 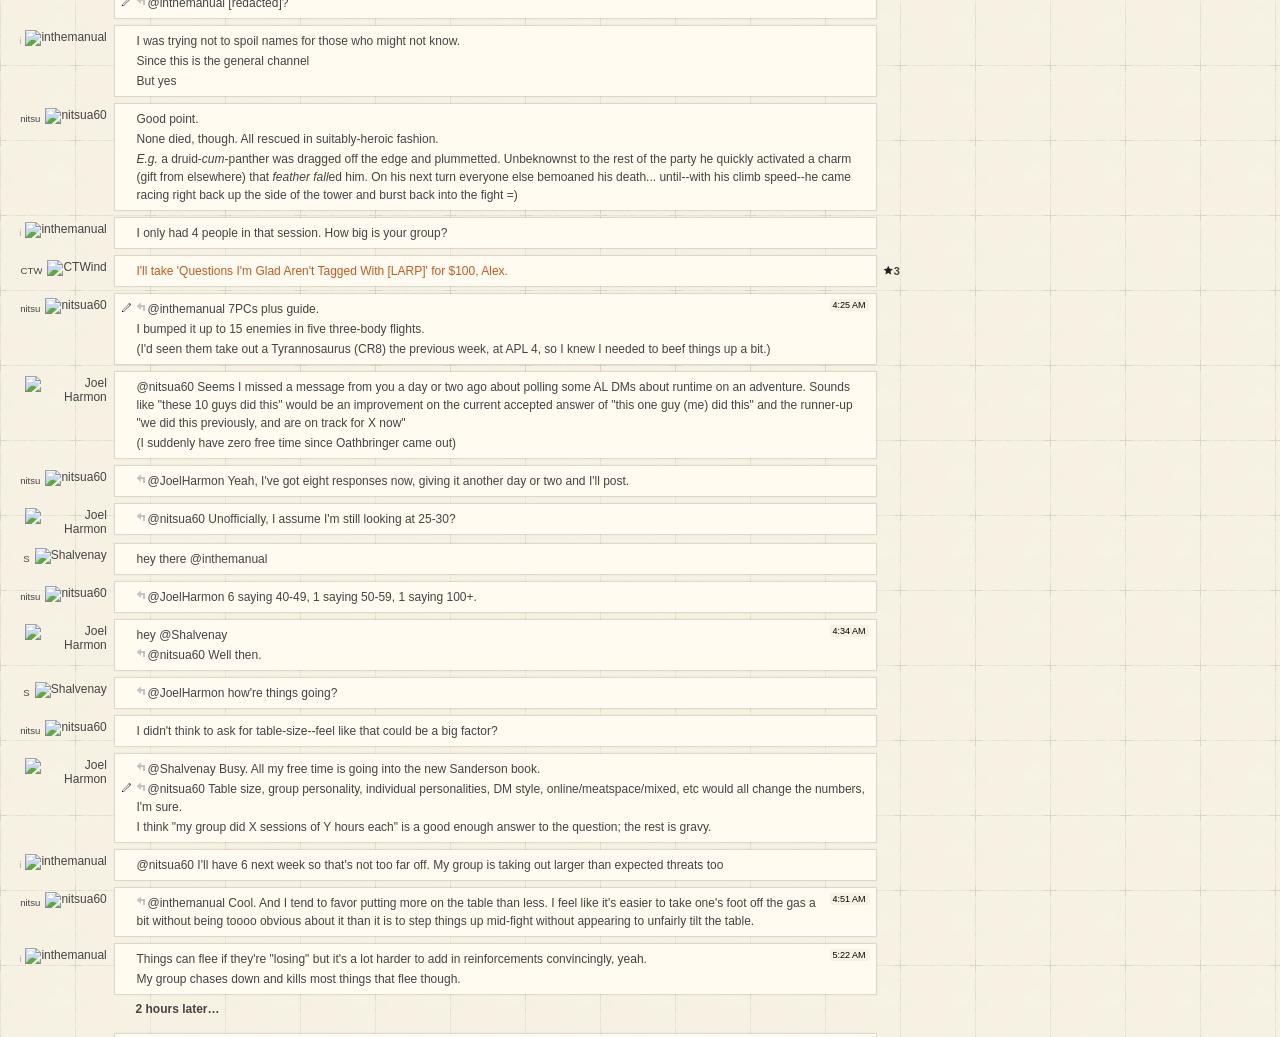 What do you see at coordinates (241, 691) in the screenshot?
I see `'@JoelHarmon how're things going?'` at bounding box center [241, 691].